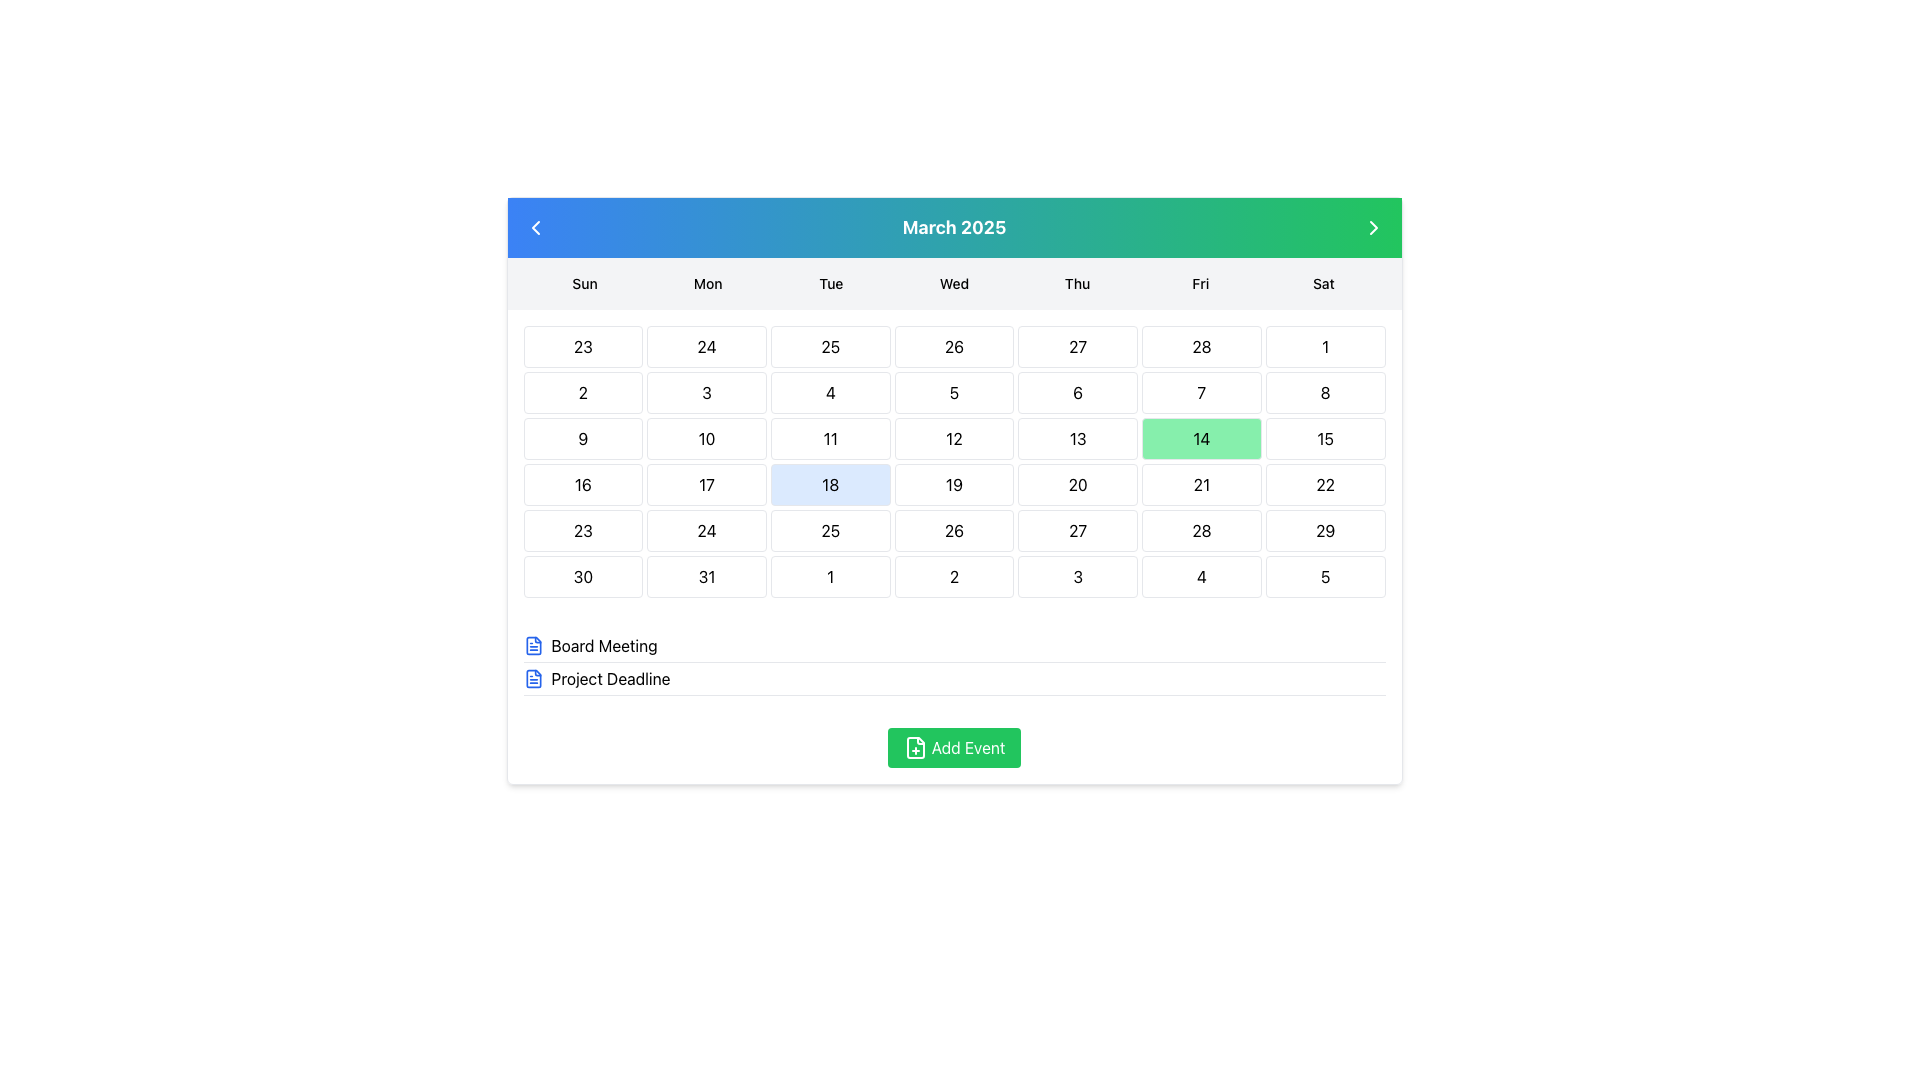 This screenshot has width=1920, height=1080. Describe the element at coordinates (953, 438) in the screenshot. I see `the interactive calendar date box representing the date '12' in March 2025` at that location.